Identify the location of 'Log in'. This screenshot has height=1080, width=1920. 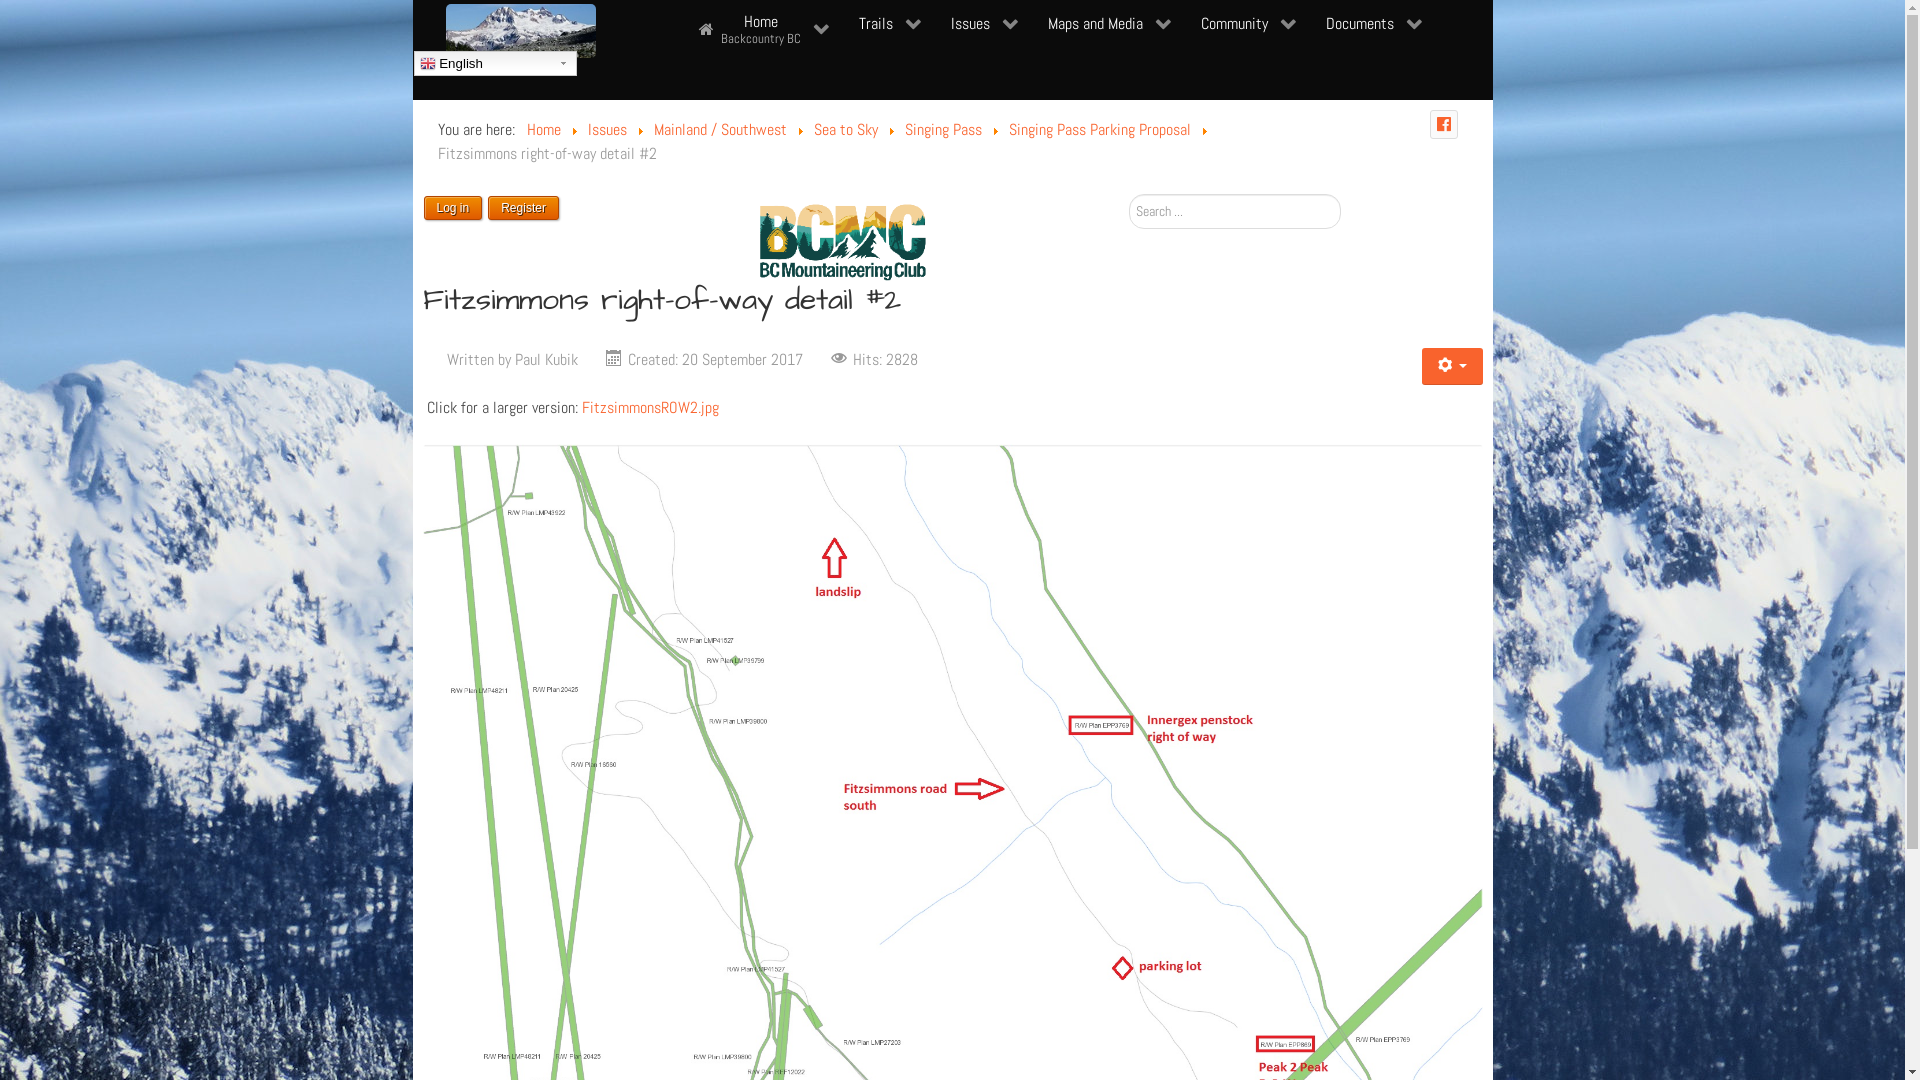
(422, 207).